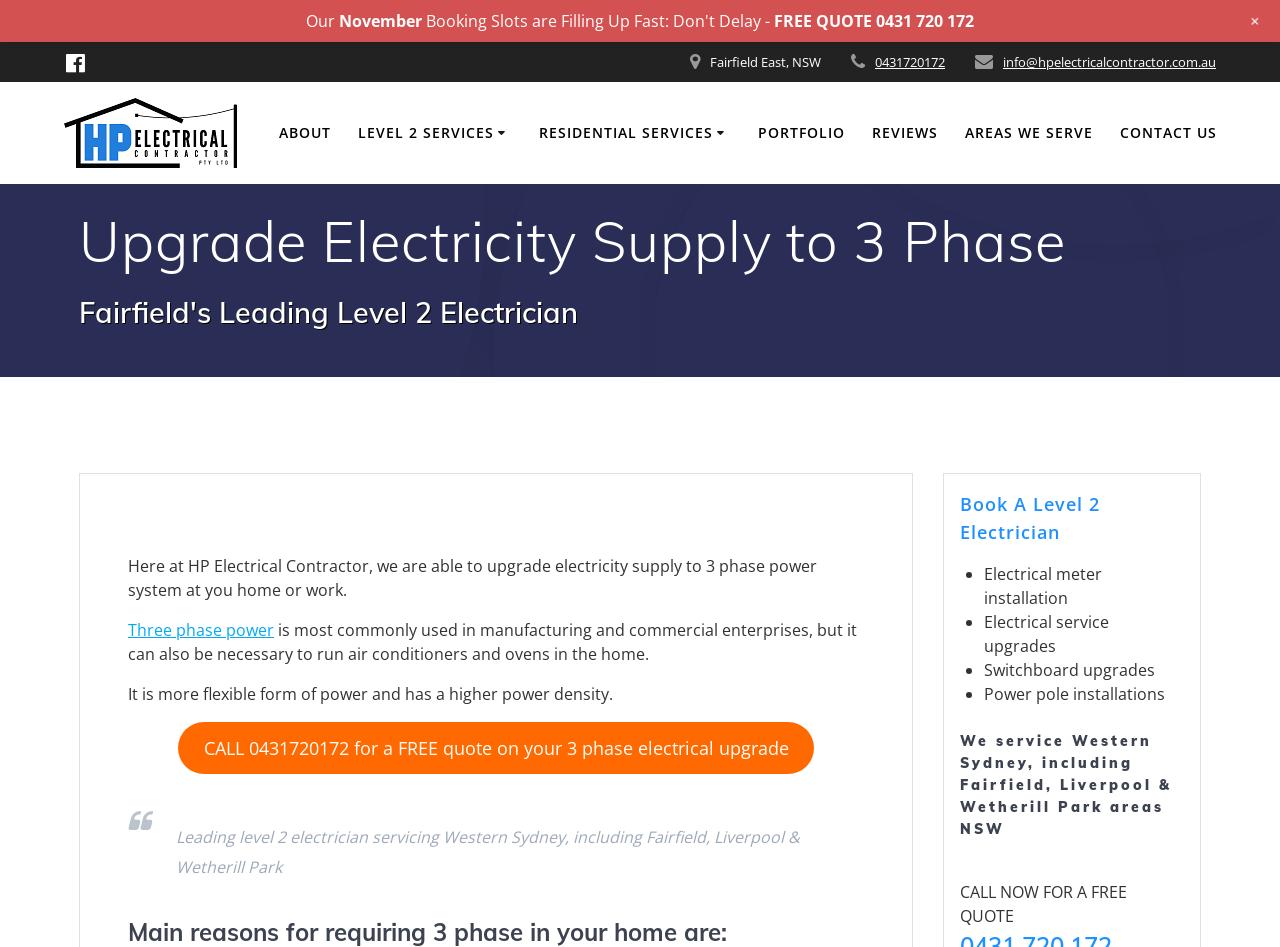 The height and width of the screenshot is (947, 1280). What do you see at coordinates (471, 577) in the screenshot?
I see `'Here at HP Electrical Contractor, we are able to upgrade electricity supply to 3 phase power system at you home or work.'` at bounding box center [471, 577].